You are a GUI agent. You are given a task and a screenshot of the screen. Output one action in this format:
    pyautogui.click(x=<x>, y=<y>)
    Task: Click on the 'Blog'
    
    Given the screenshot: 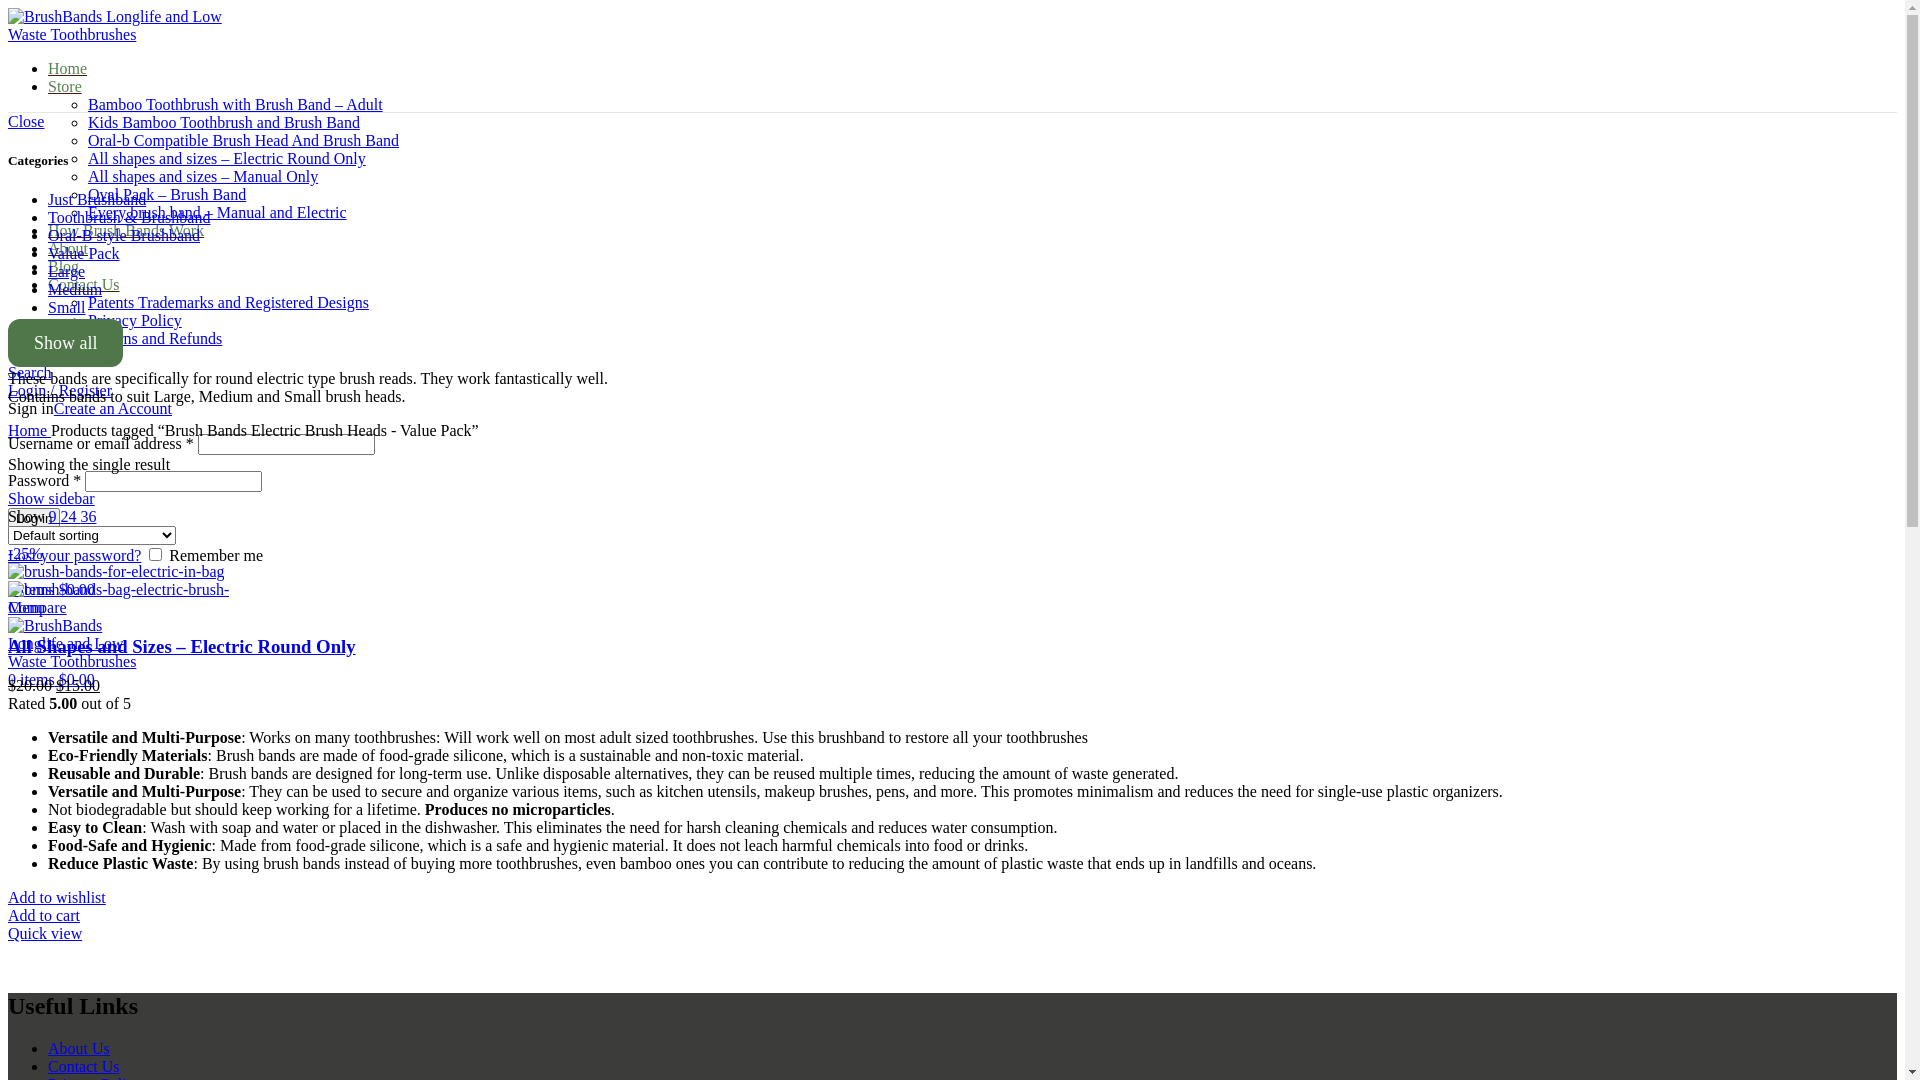 What is the action you would take?
    pyautogui.click(x=63, y=265)
    